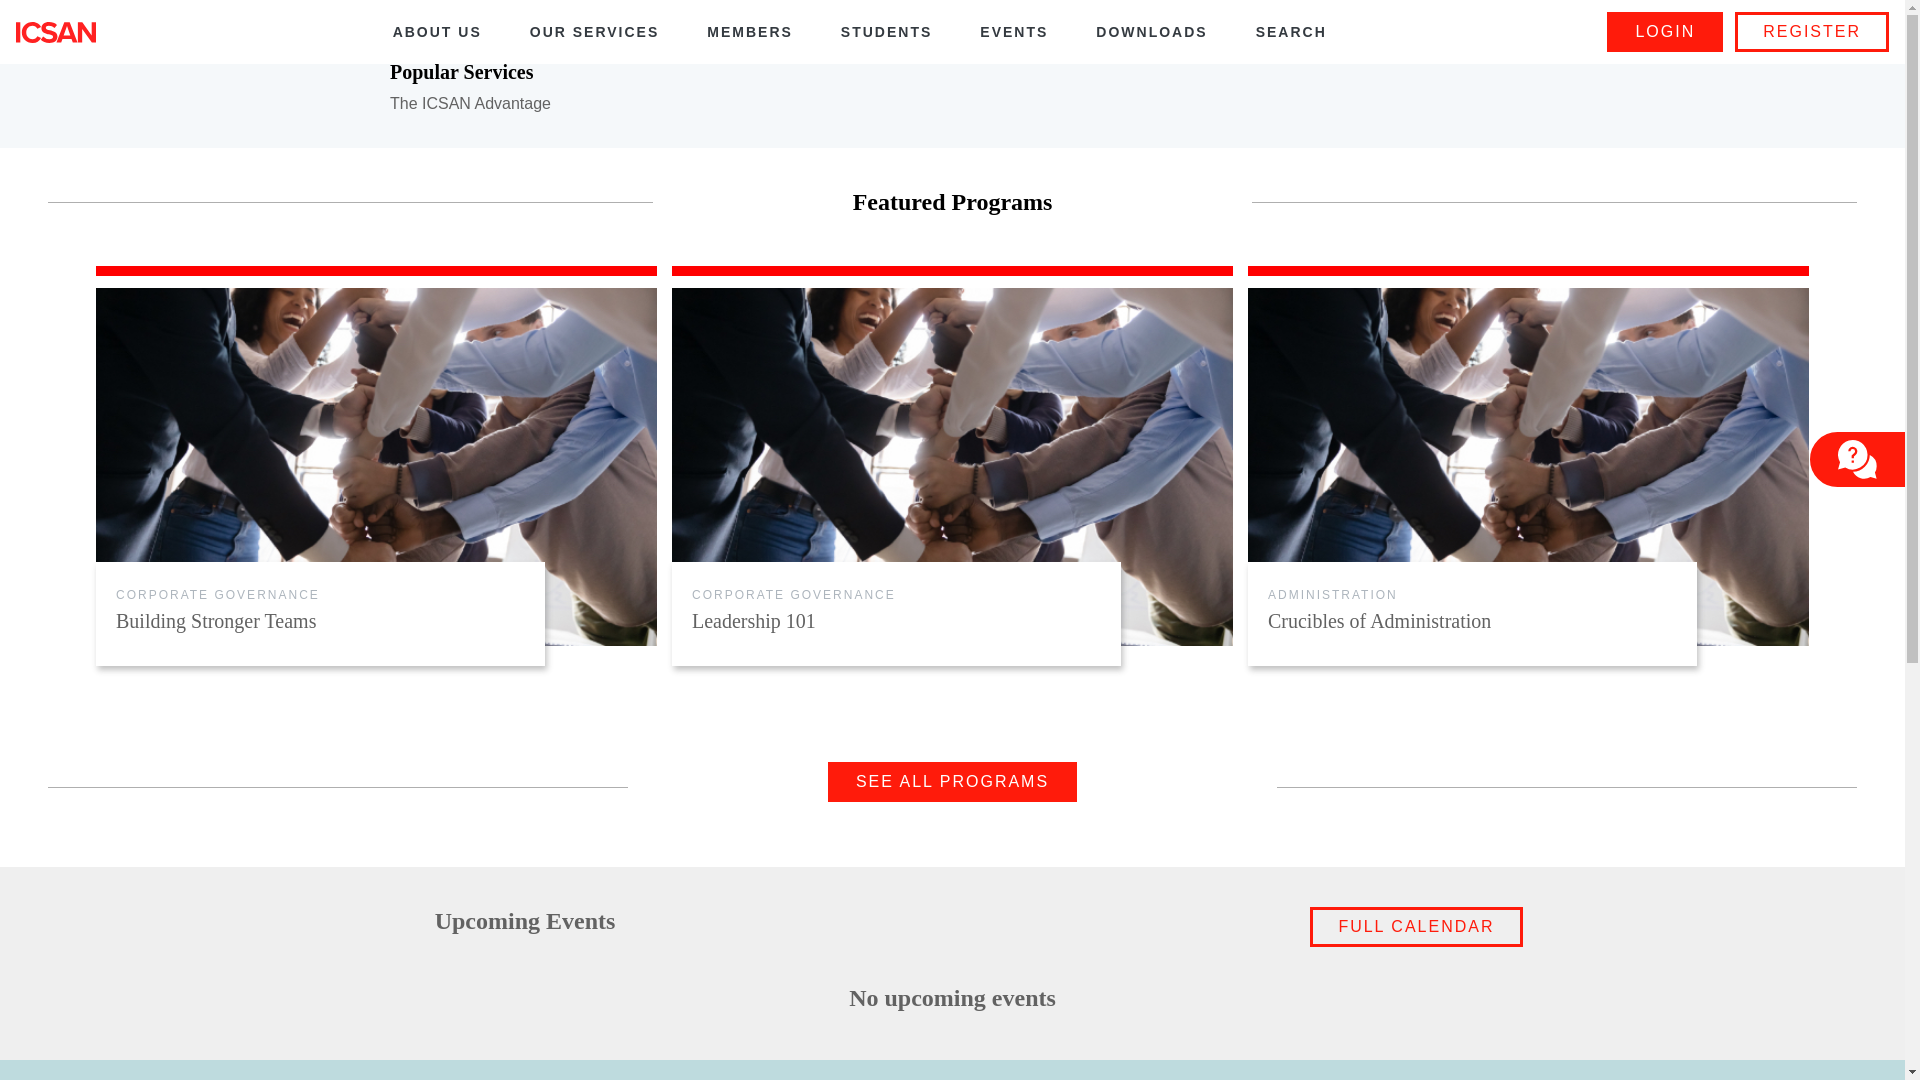 The image size is (1920, 1080). Describe the element at coordinates (56, 31) in the screenshot. I see `'Navbar'` at that location.